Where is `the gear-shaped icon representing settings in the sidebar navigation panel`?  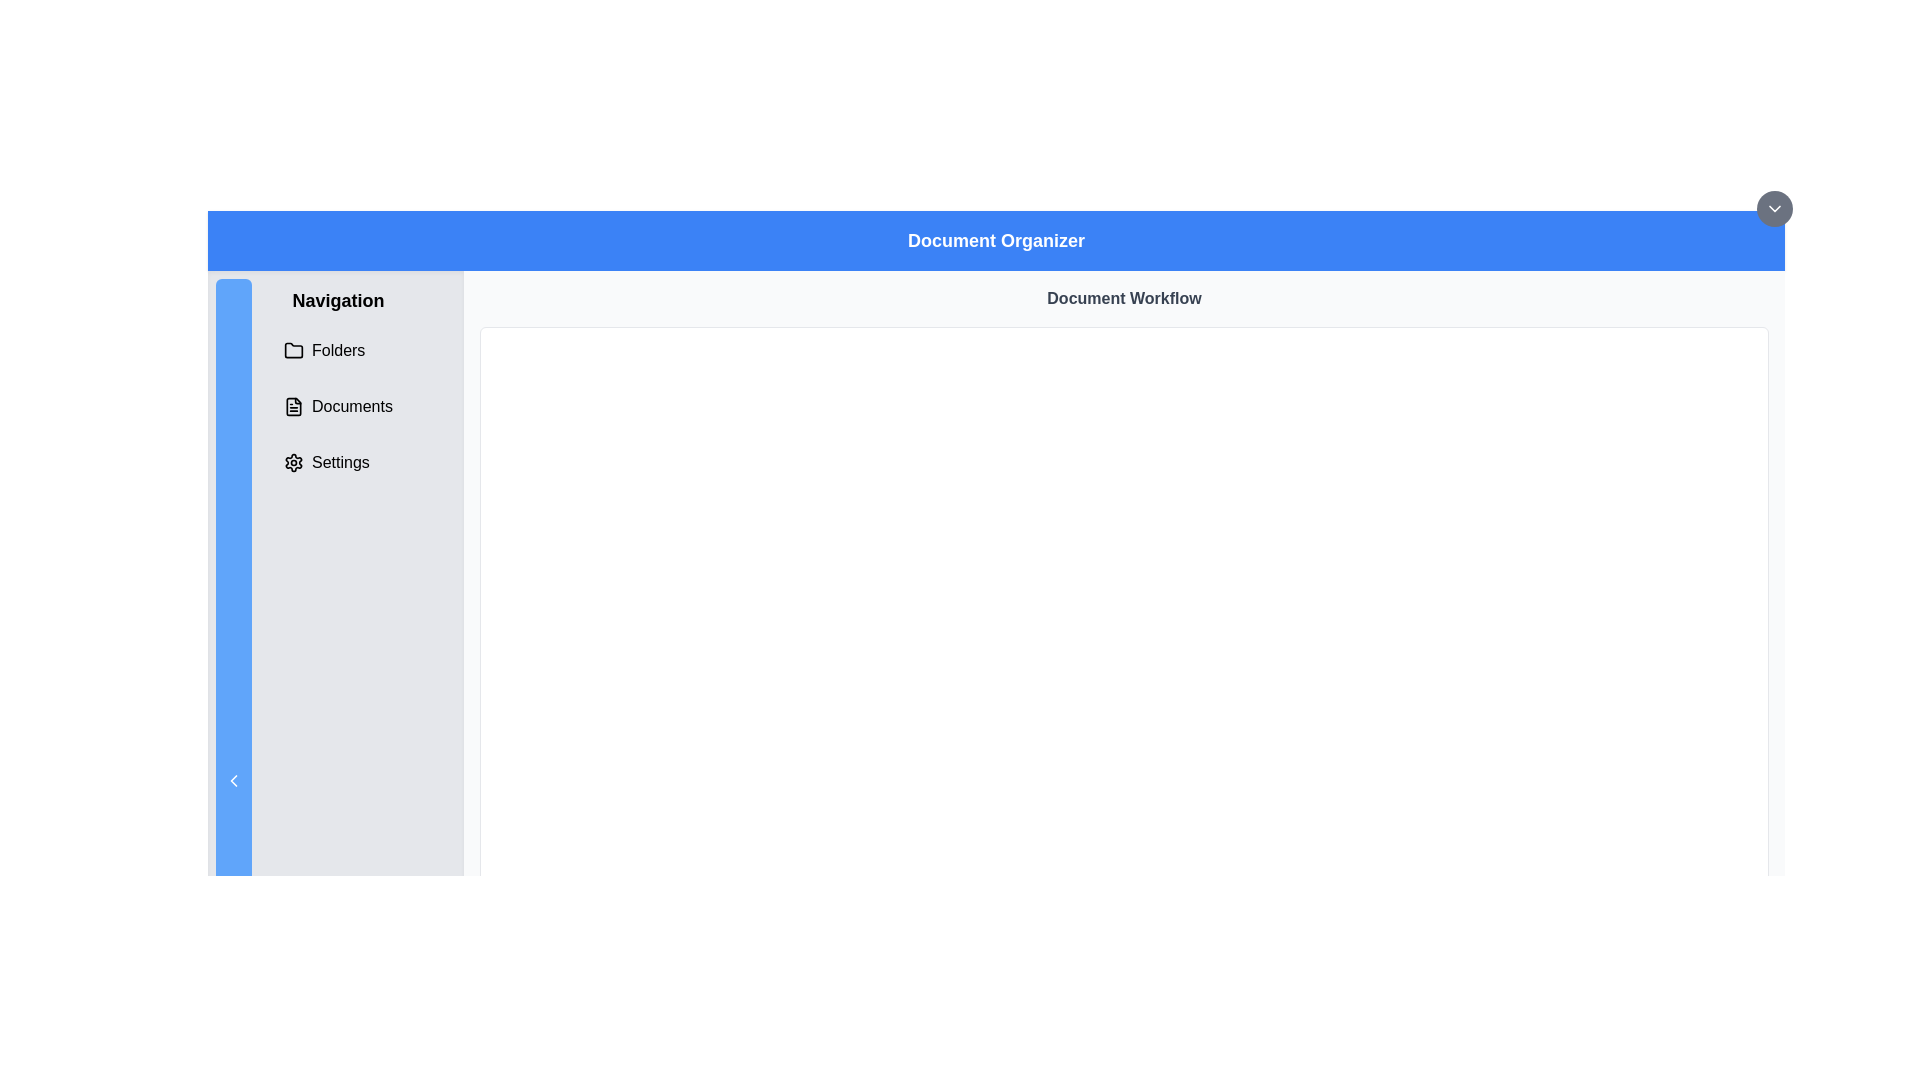
the gear-shaped icon representing settings in the sidebar navigation panel is located at coordinates (292, 462).